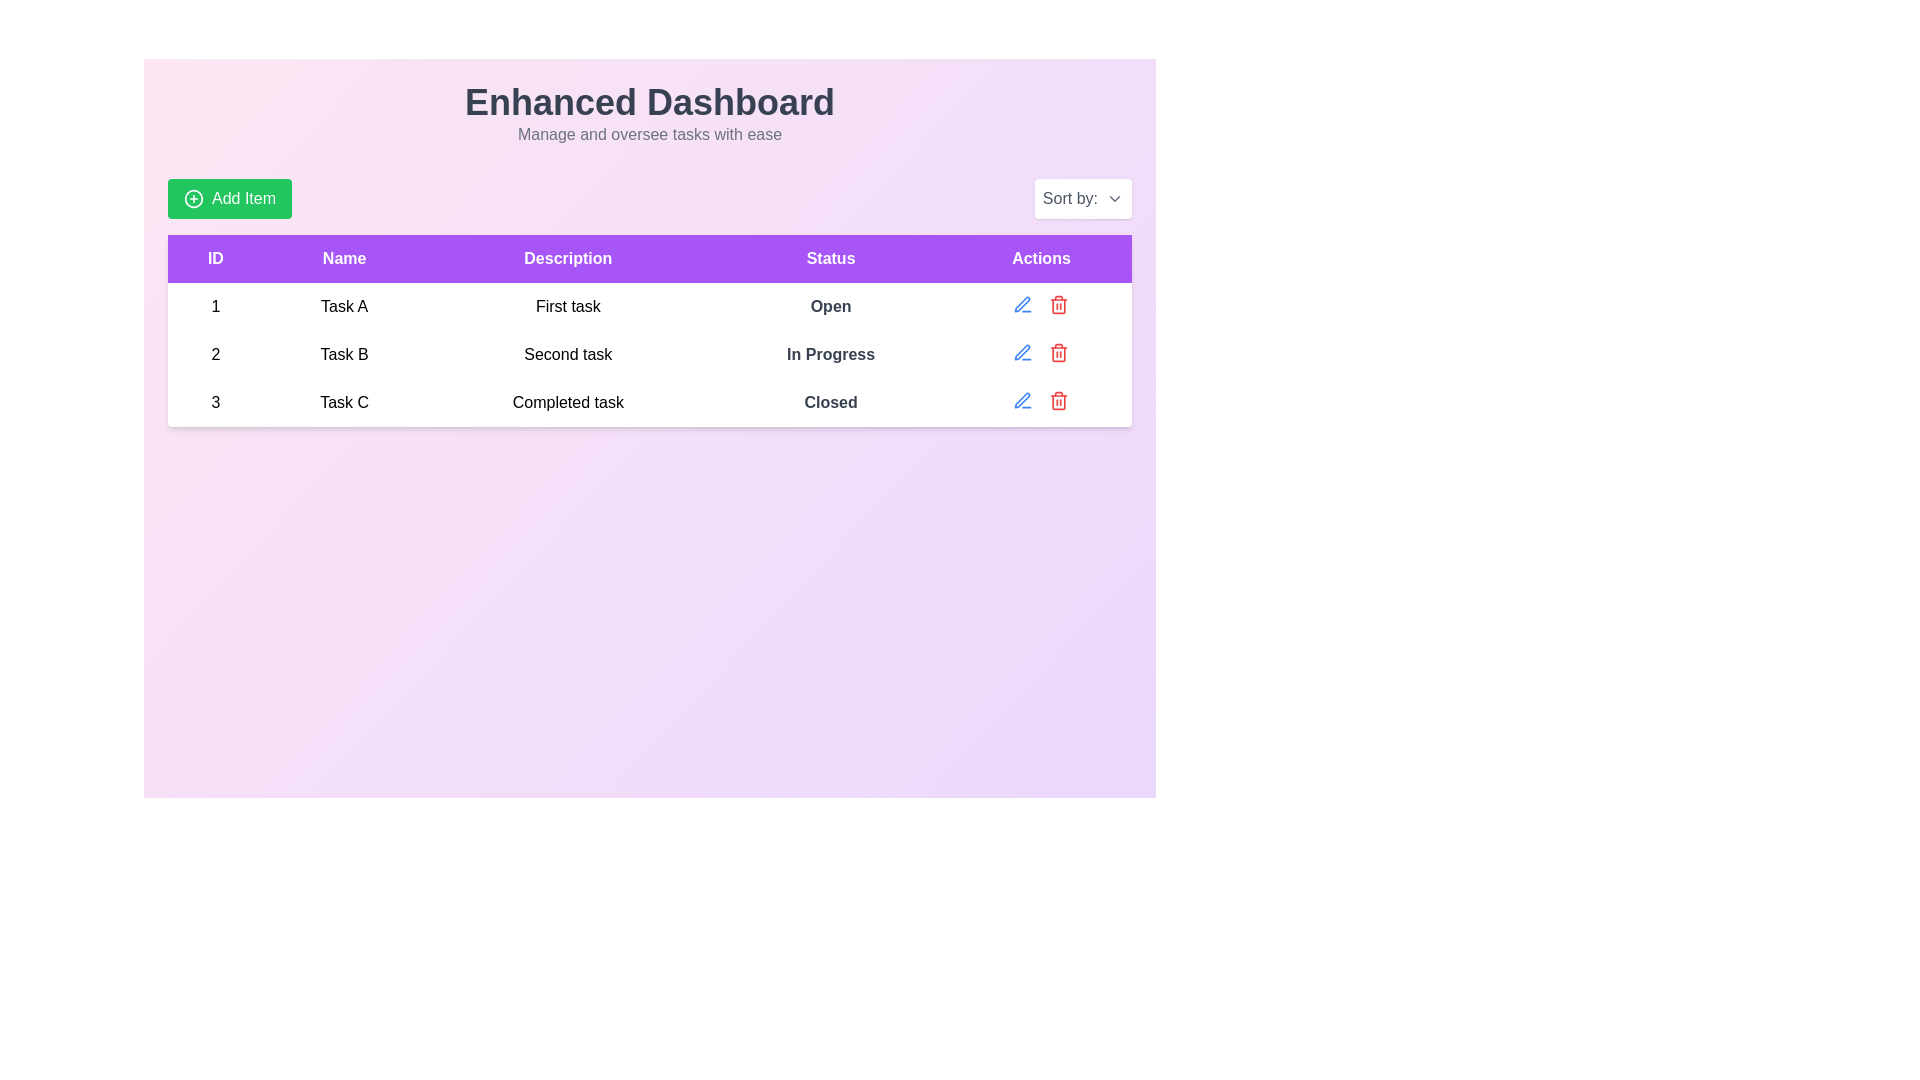  Describe the element at coordinates (567, 307) in the screenshot. I see `the static text label in the third column of the first row of the table under the 'Description' header` at that location.